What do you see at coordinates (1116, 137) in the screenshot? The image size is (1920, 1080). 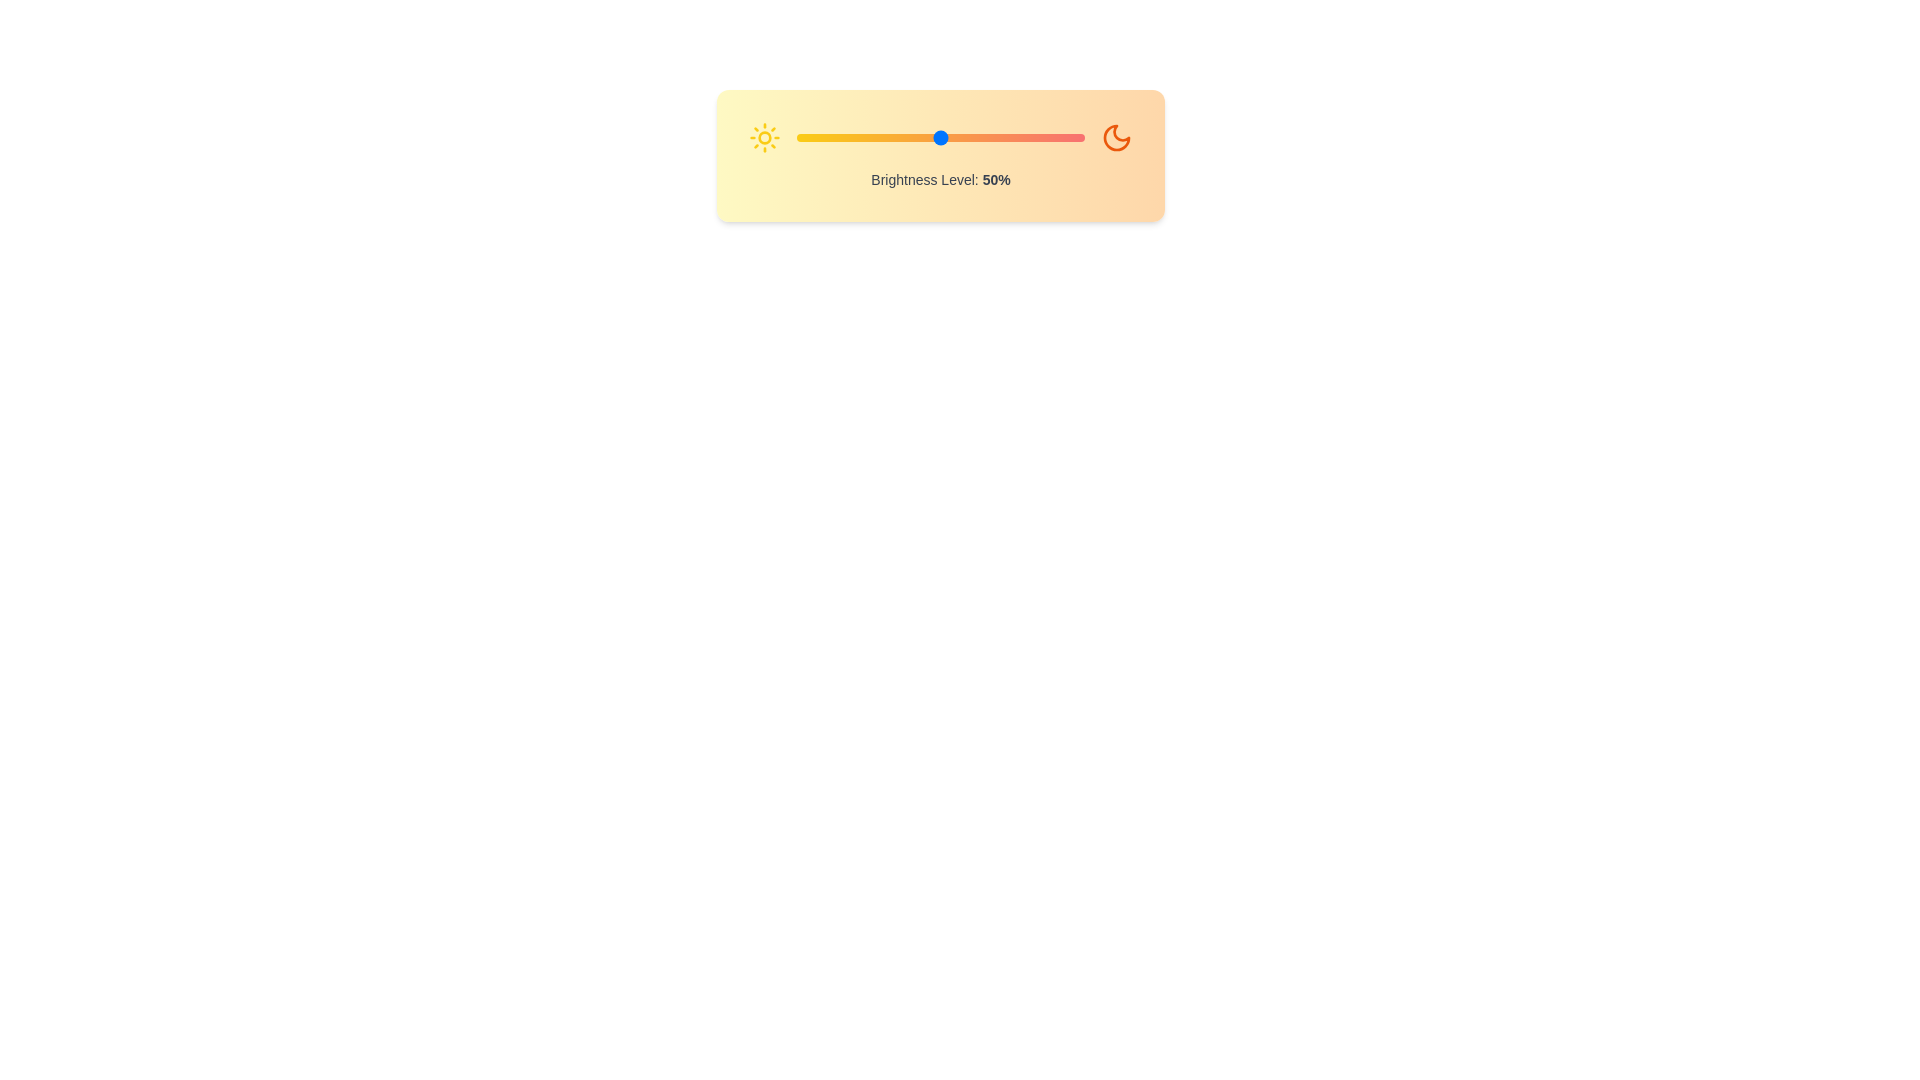 I see `the moon icon to explore its functionality` at bounding box center [1116, 137].